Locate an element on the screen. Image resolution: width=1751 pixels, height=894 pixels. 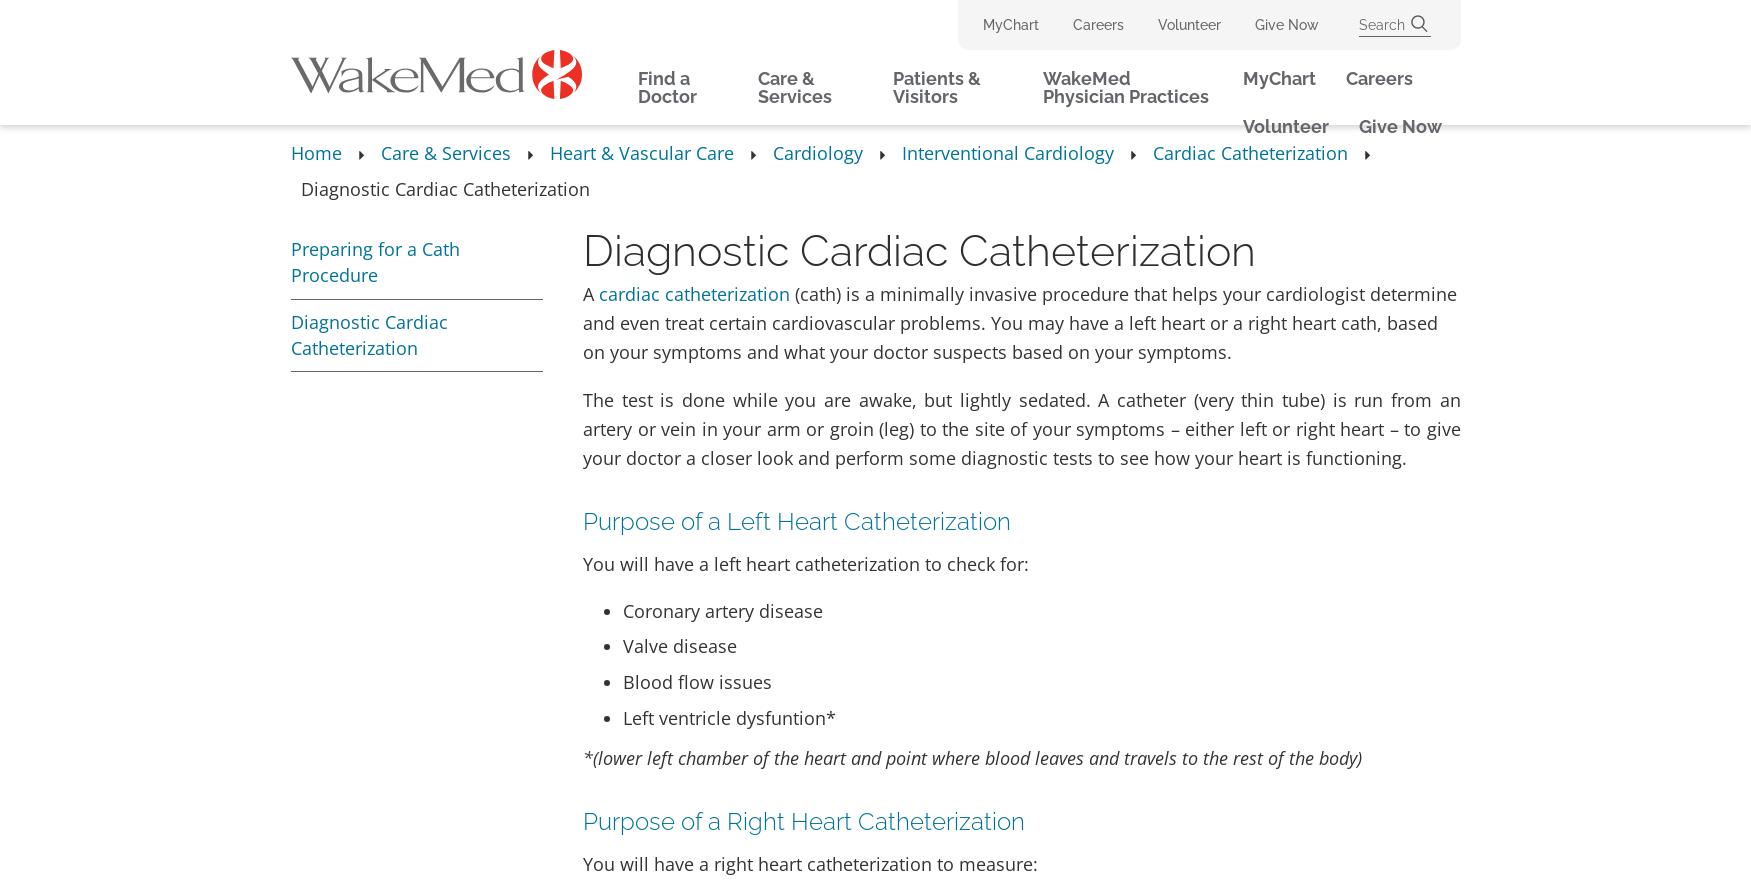
'Purpose of a Left Heart Catheterization' is located at coordinates (796, 520).